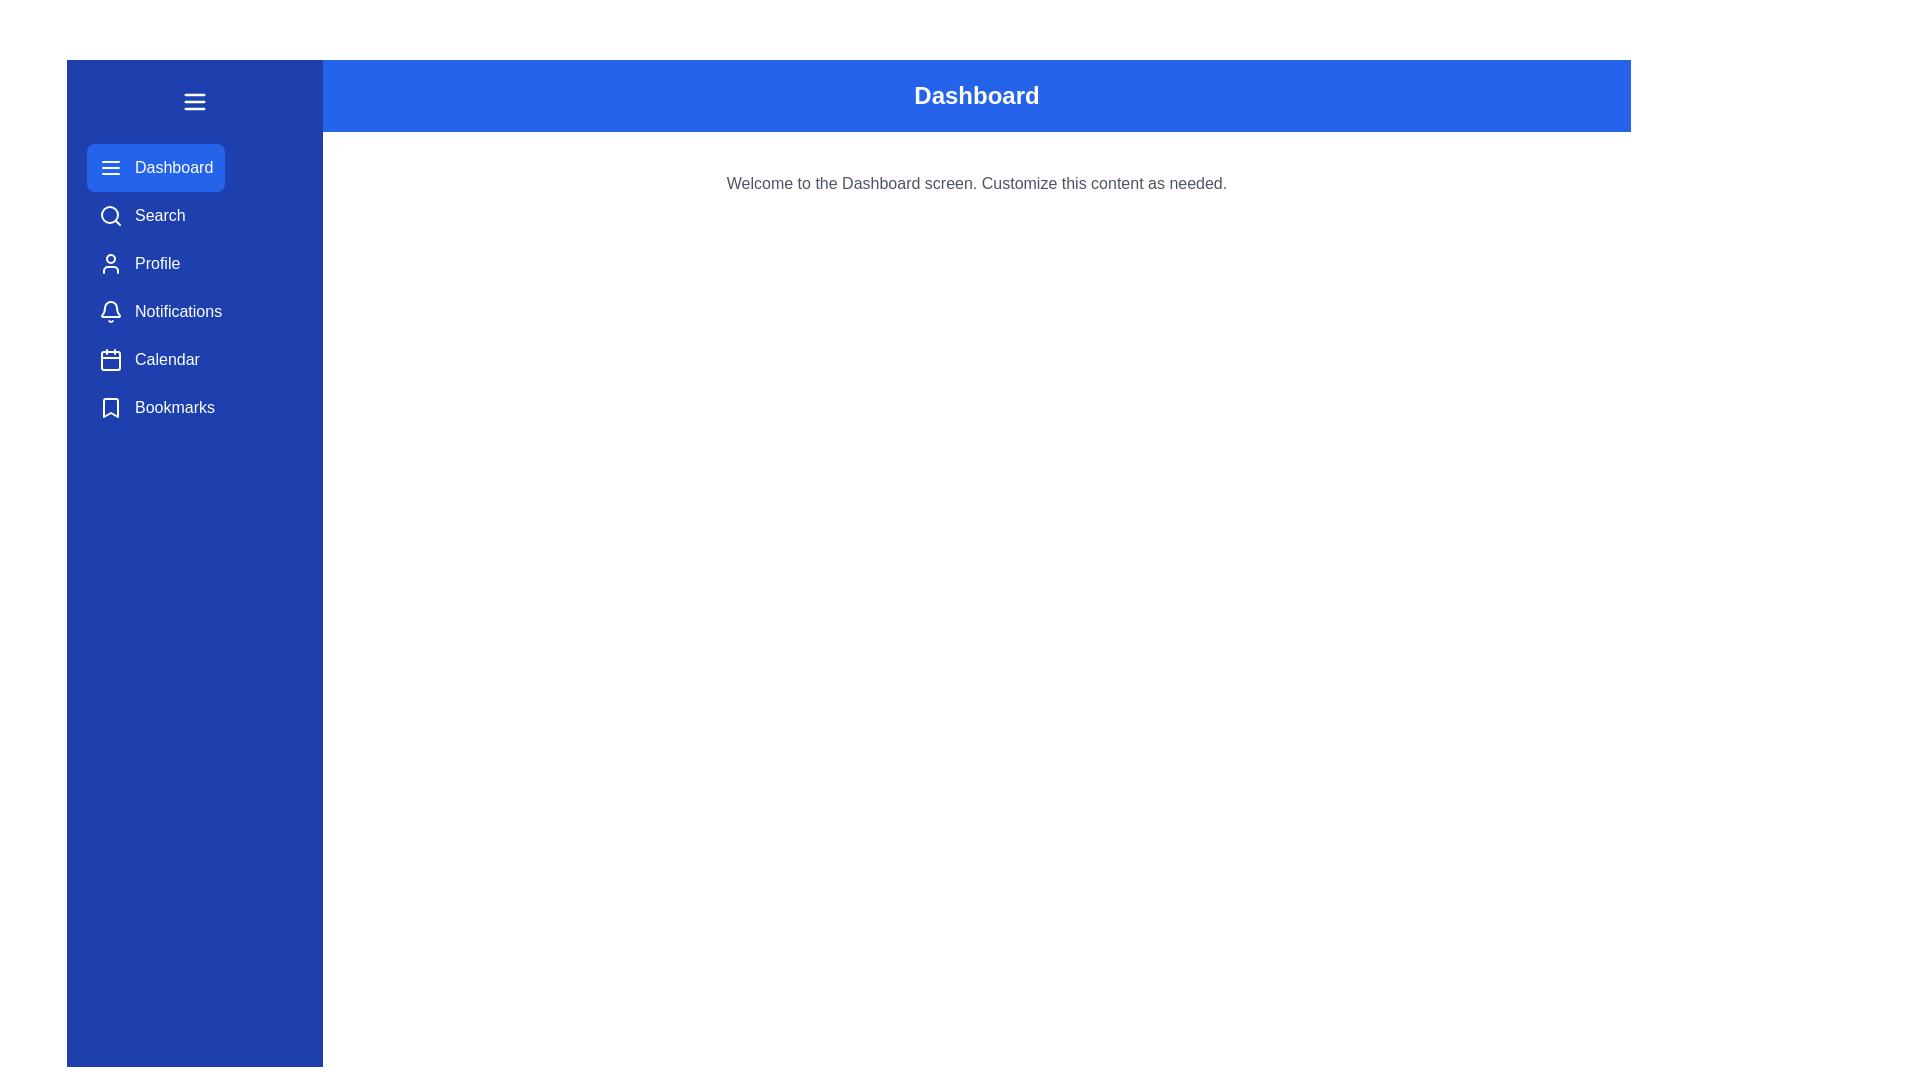 This screenshot has height=1080, width=1920. Describe the element at coordinates (109, 407) in the screenshot. I see `the bookmark icon located in the sidebar of the application interface` at that location.